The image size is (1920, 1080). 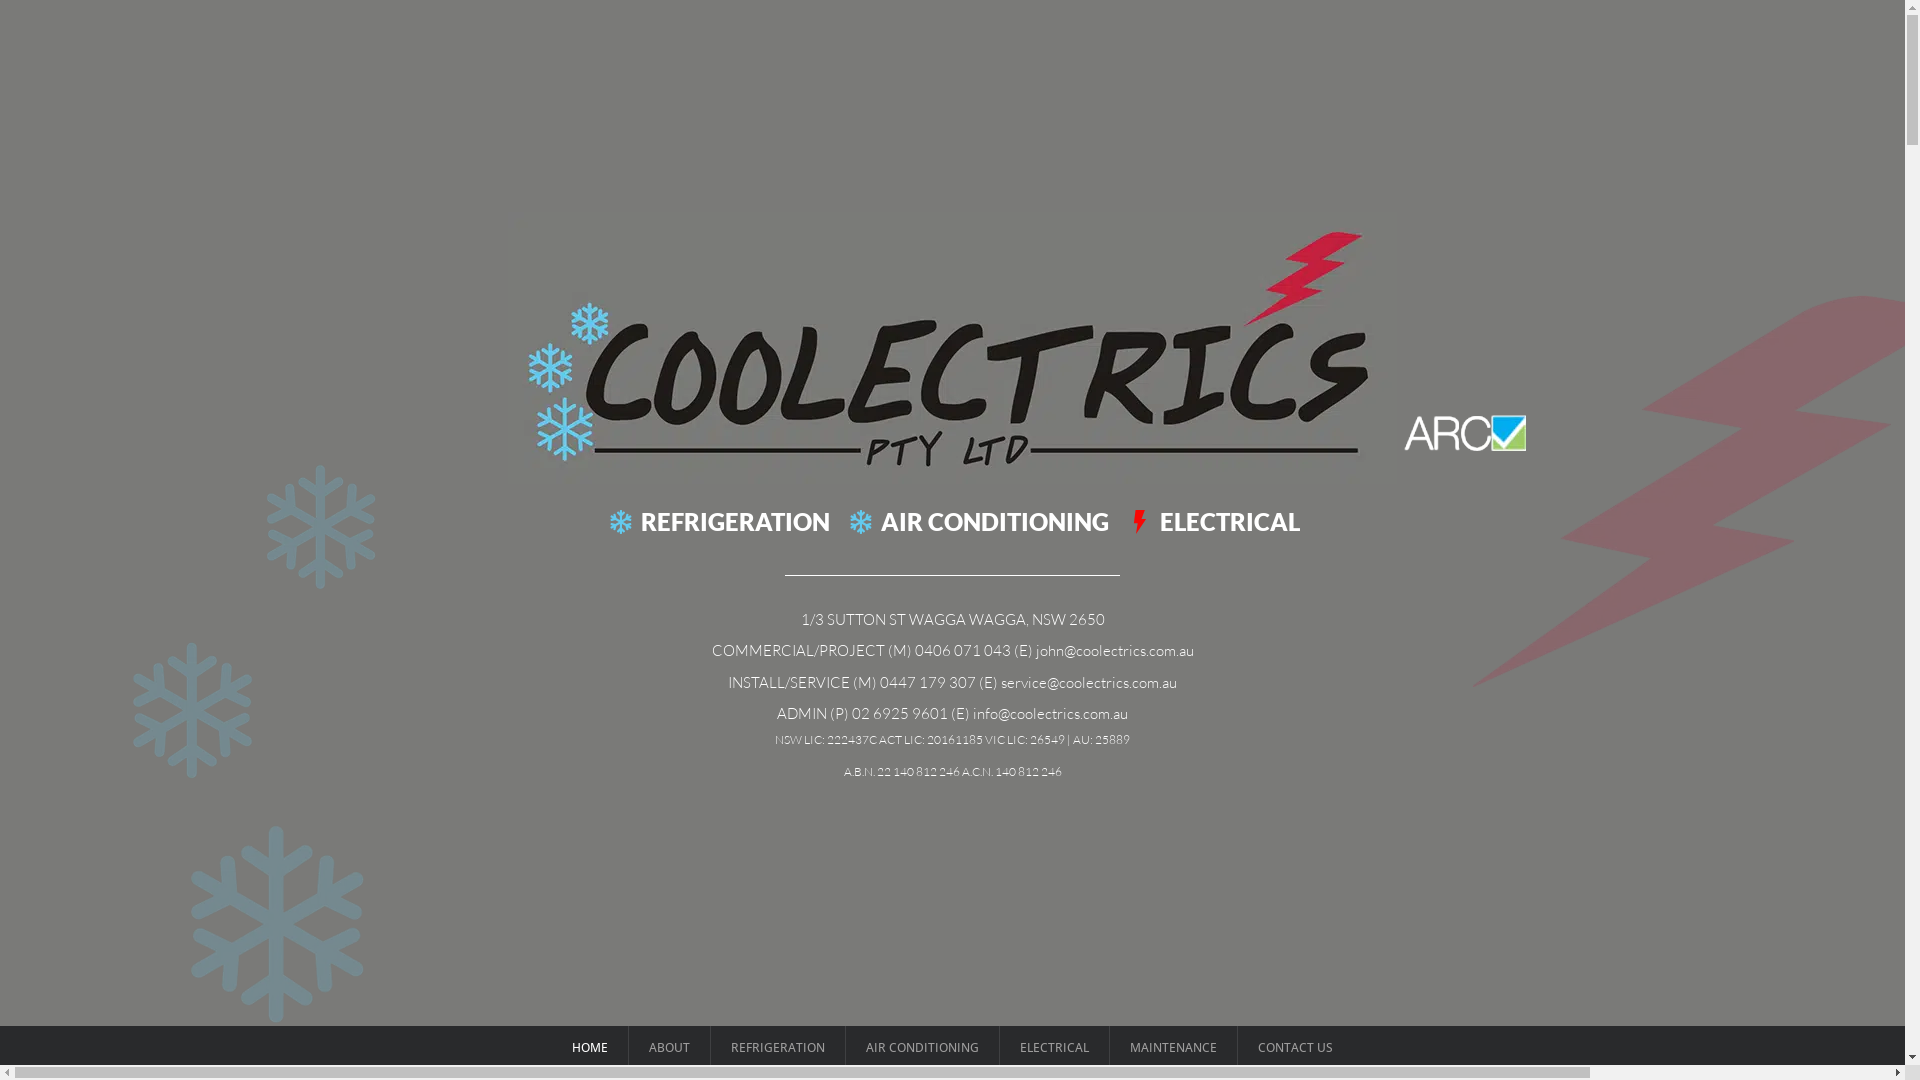 What do you see at coordinates (1108, 1046) in the screenshot?
I see `'MAINTENANCE'` at bounding box center [1108, 1046].